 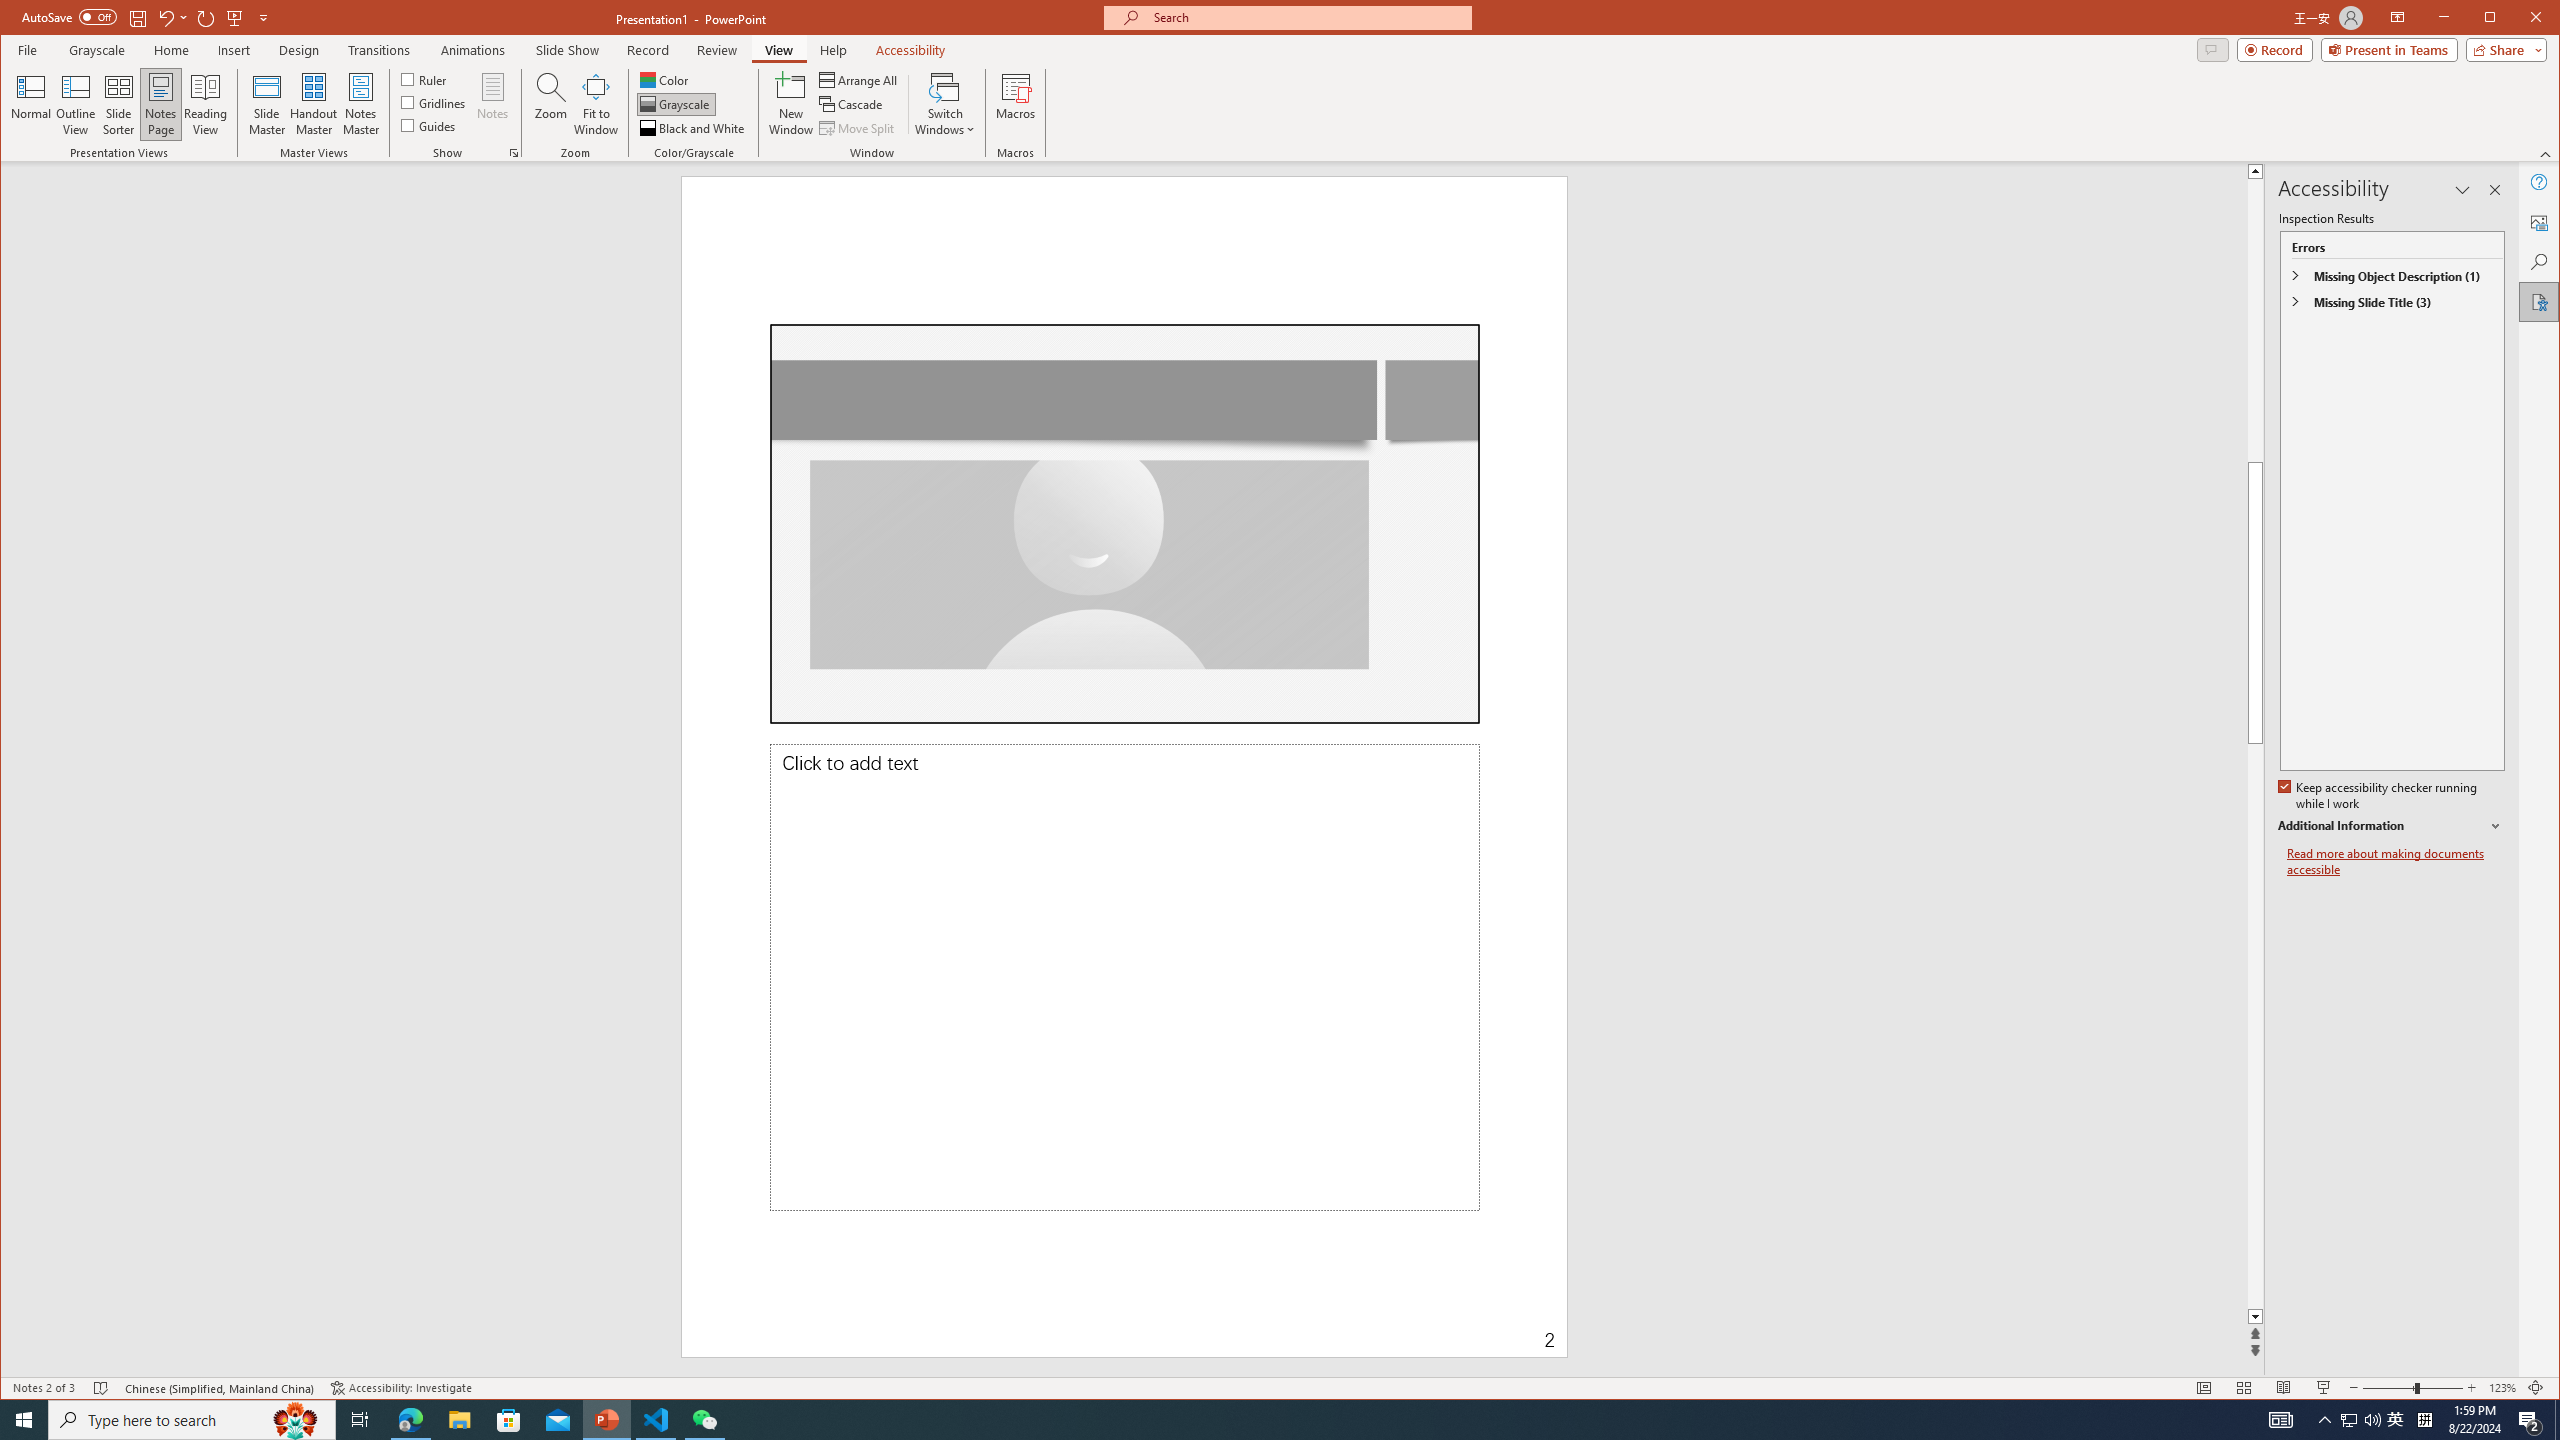 What do you see at coordinates (705, 1418) in the screenshot?
I see `'WeChat - 1 running window'` at bounding box center [705, 1418].